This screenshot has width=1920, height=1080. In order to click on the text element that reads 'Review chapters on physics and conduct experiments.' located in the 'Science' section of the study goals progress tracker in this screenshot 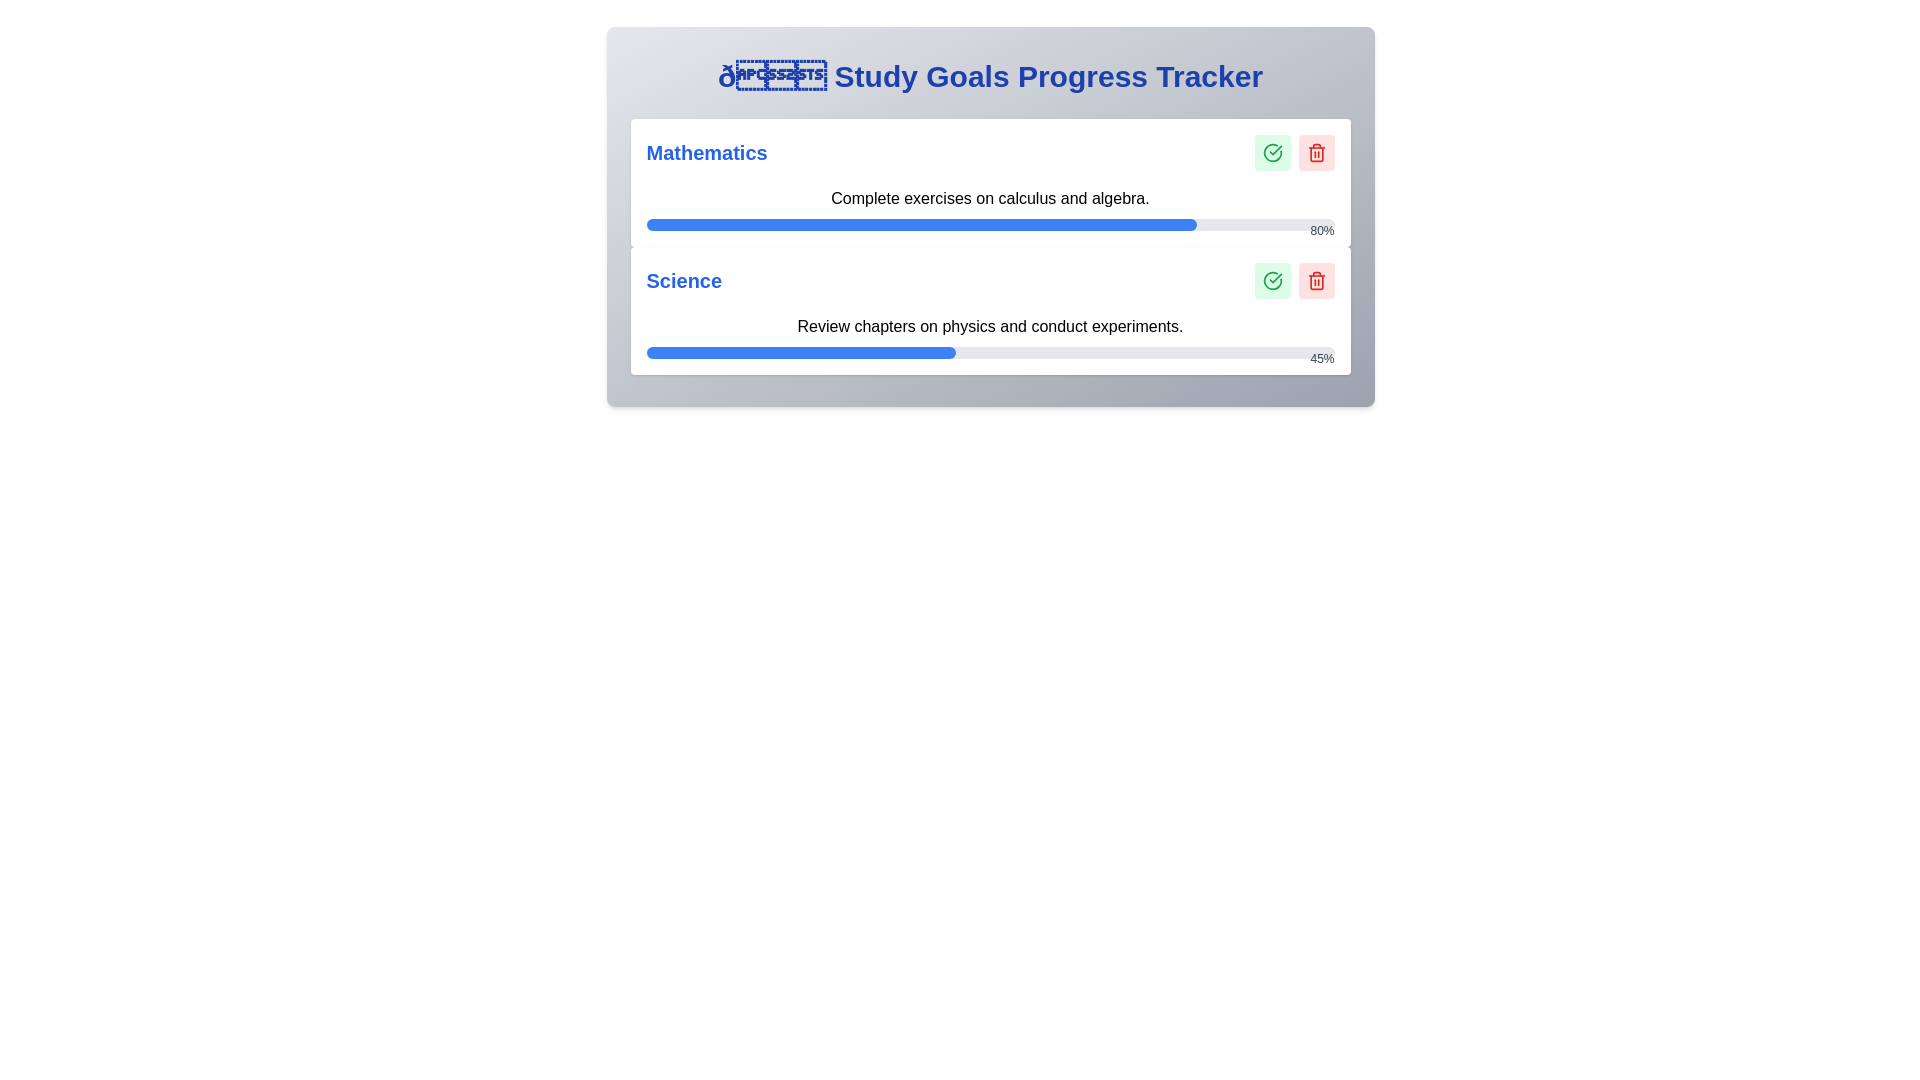, I will do `click(990, 326)`.